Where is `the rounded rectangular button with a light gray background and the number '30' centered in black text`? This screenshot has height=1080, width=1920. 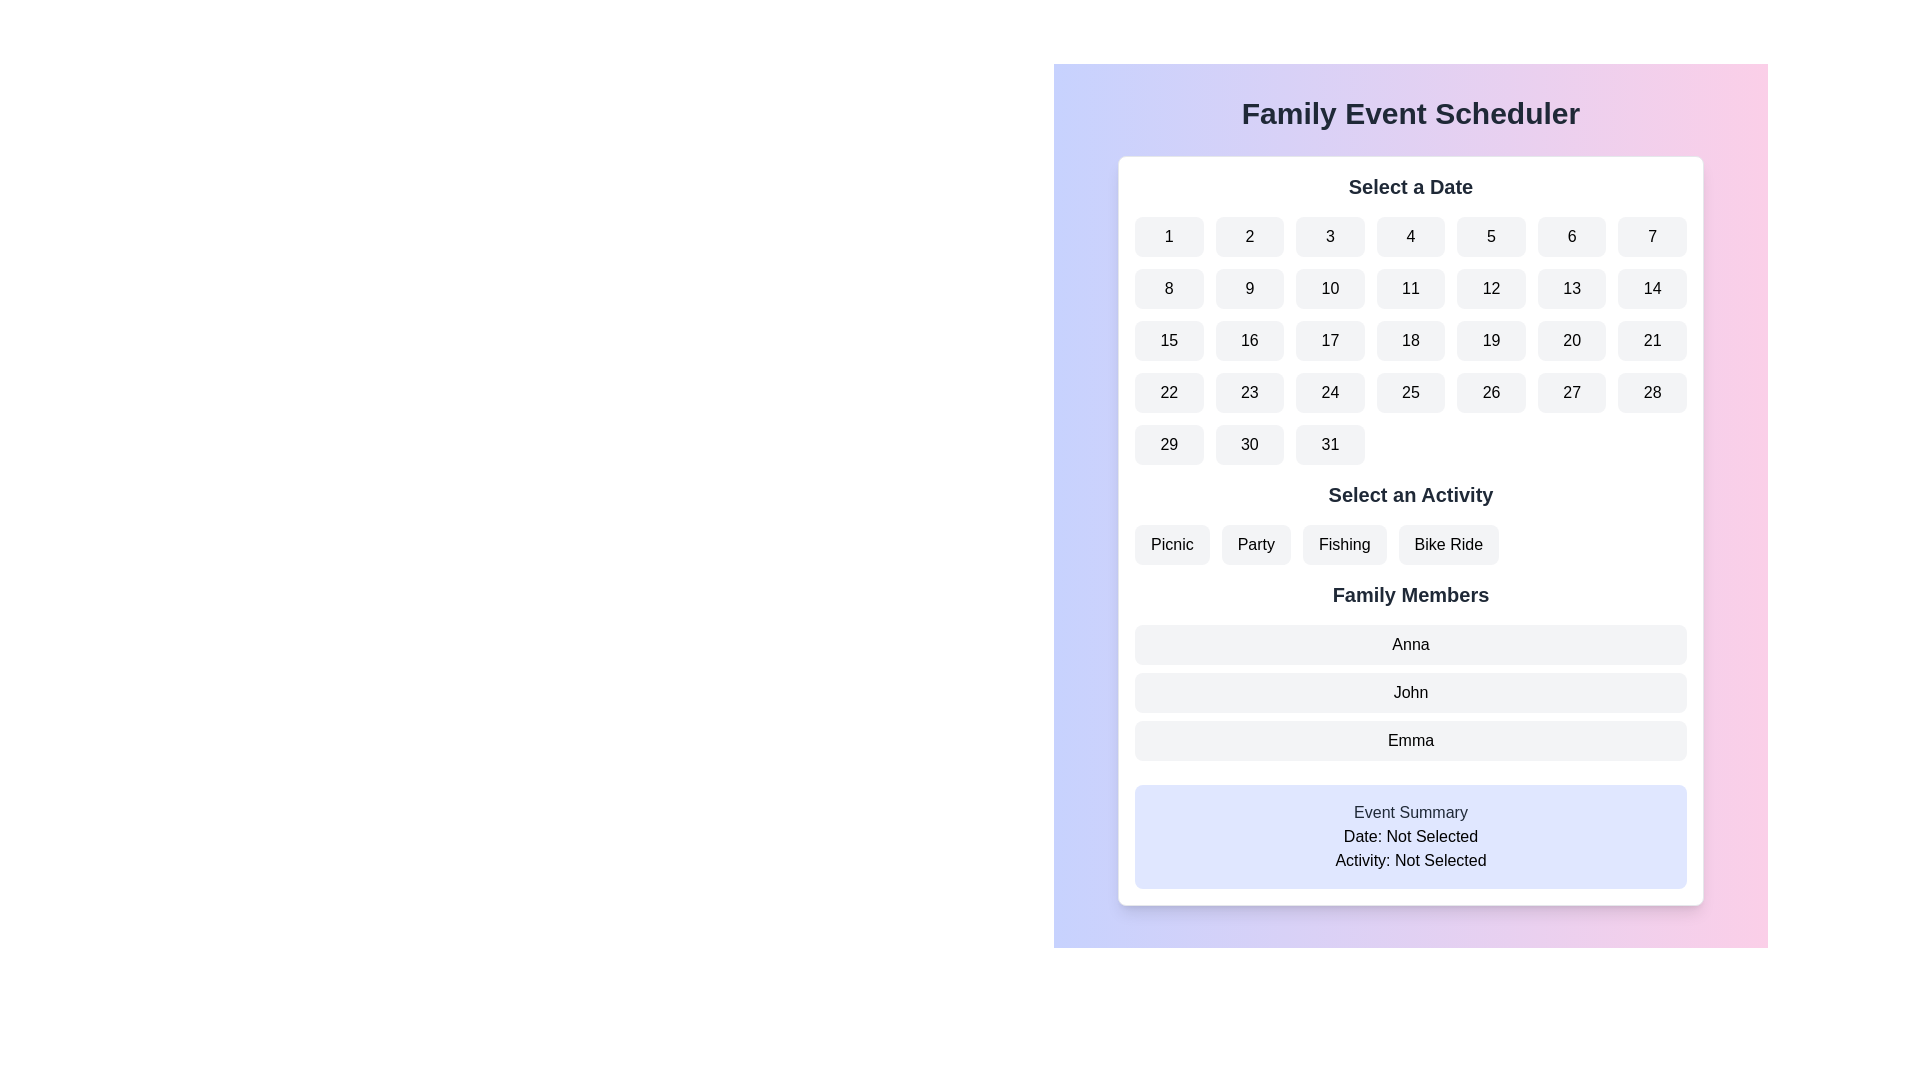
the rounded rectangular button with a light gray background and the number '30' centered in black text is located at coordinates (1248, 443).